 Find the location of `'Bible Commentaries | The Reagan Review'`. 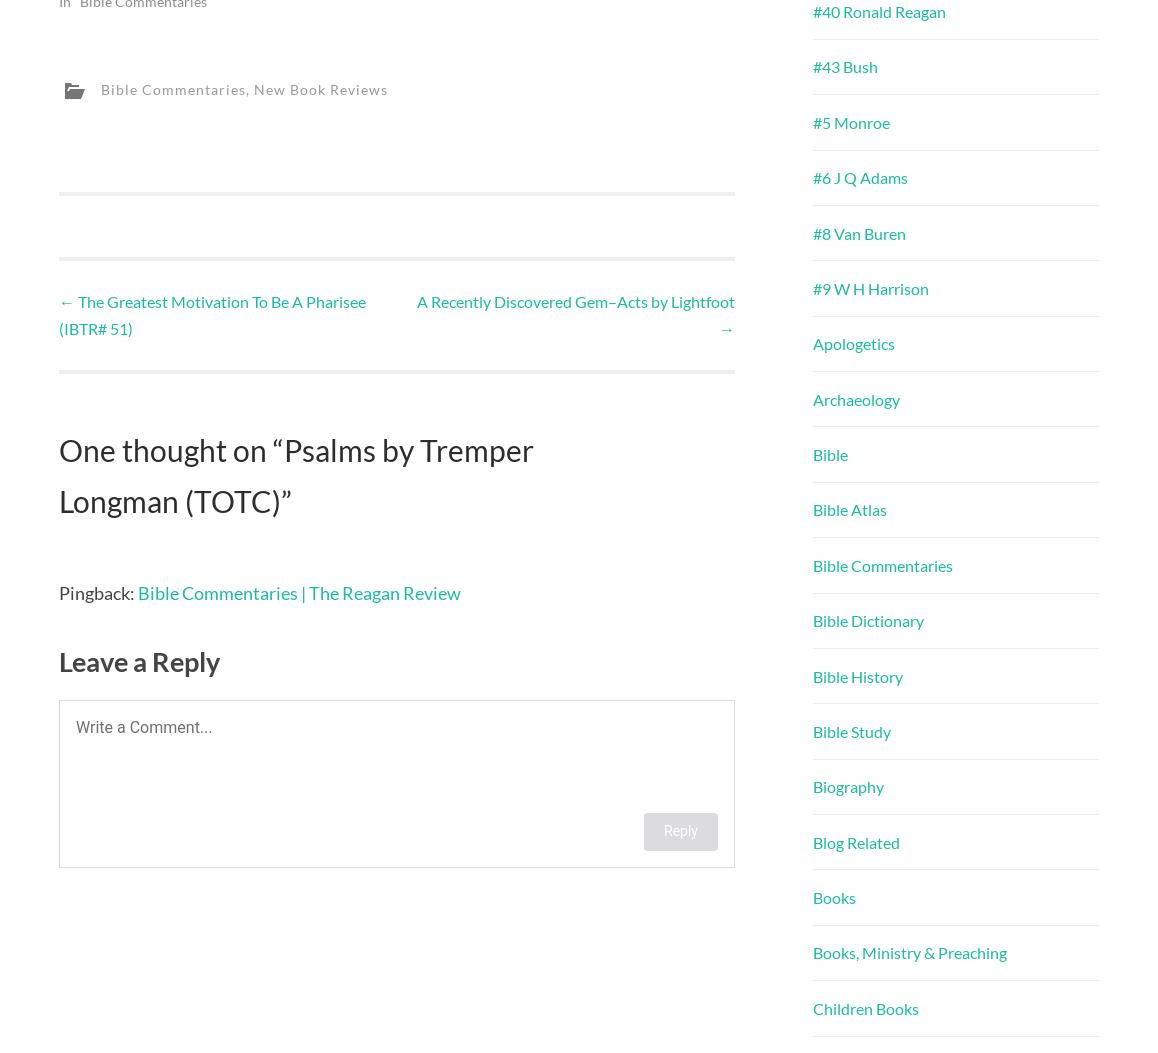

'Bible Commentaries | The Reagan Review' is located at coordinates (299, 591).